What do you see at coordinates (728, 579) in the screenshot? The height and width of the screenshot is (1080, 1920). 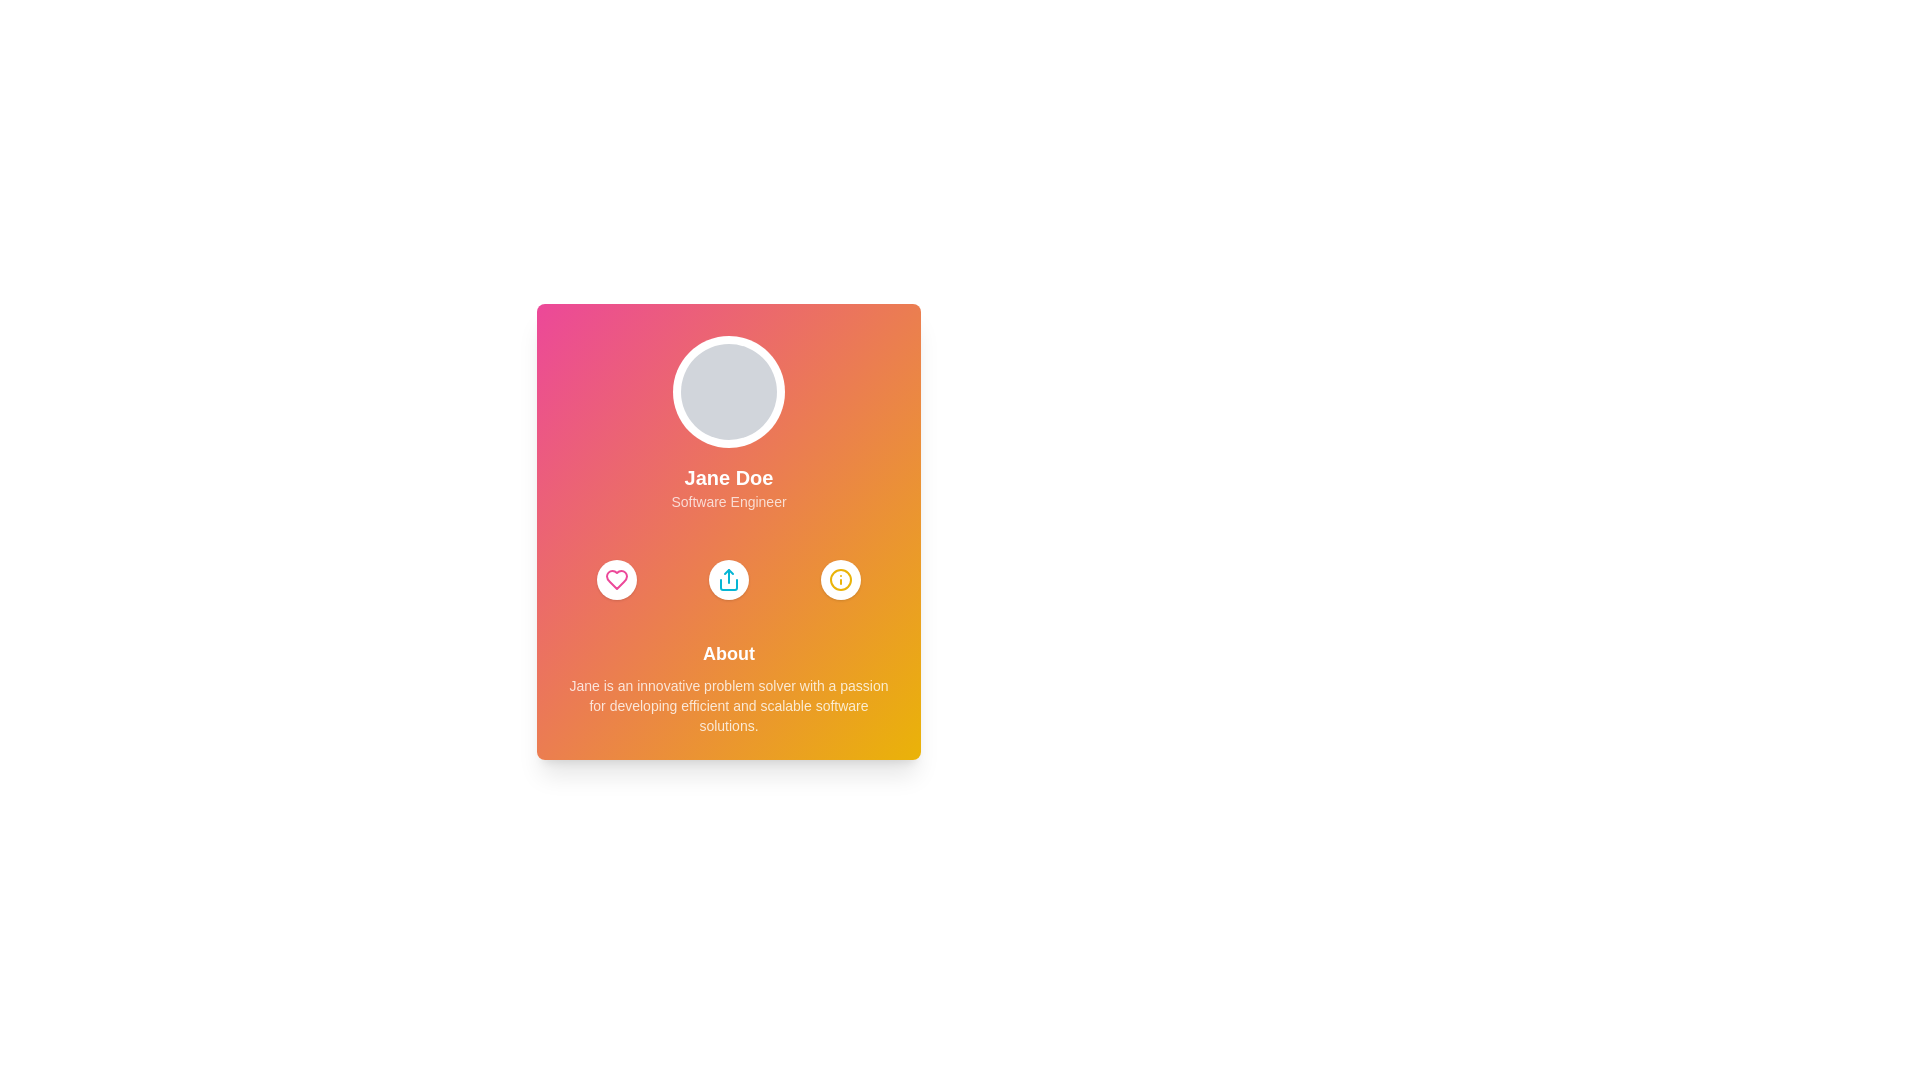 I see `the share icon, which is styled with cyan coloration and is positioned inside a circular button below the user information section, to initiate sharing` at bounding box center [728, 579].